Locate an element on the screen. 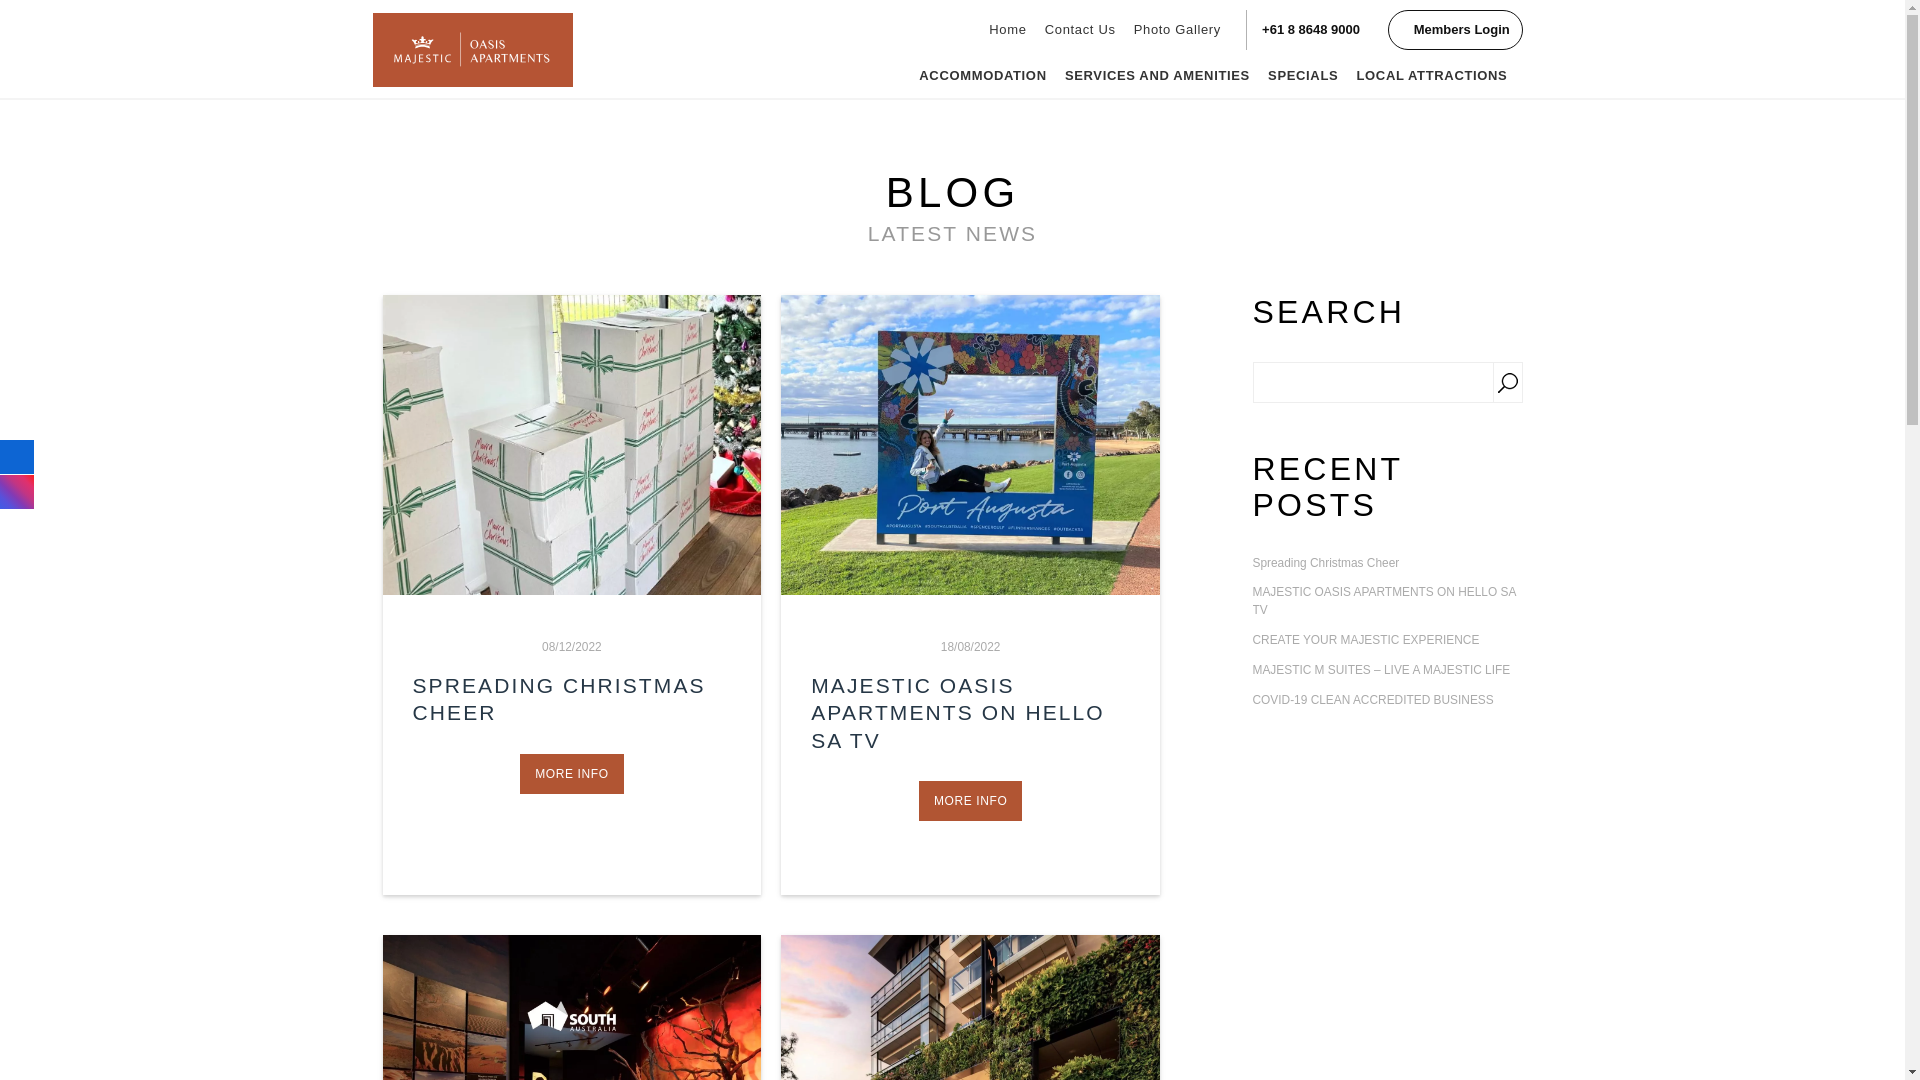 The image size is (1920, 1080). '08/12/2022' is located at coordinates (542, 647).